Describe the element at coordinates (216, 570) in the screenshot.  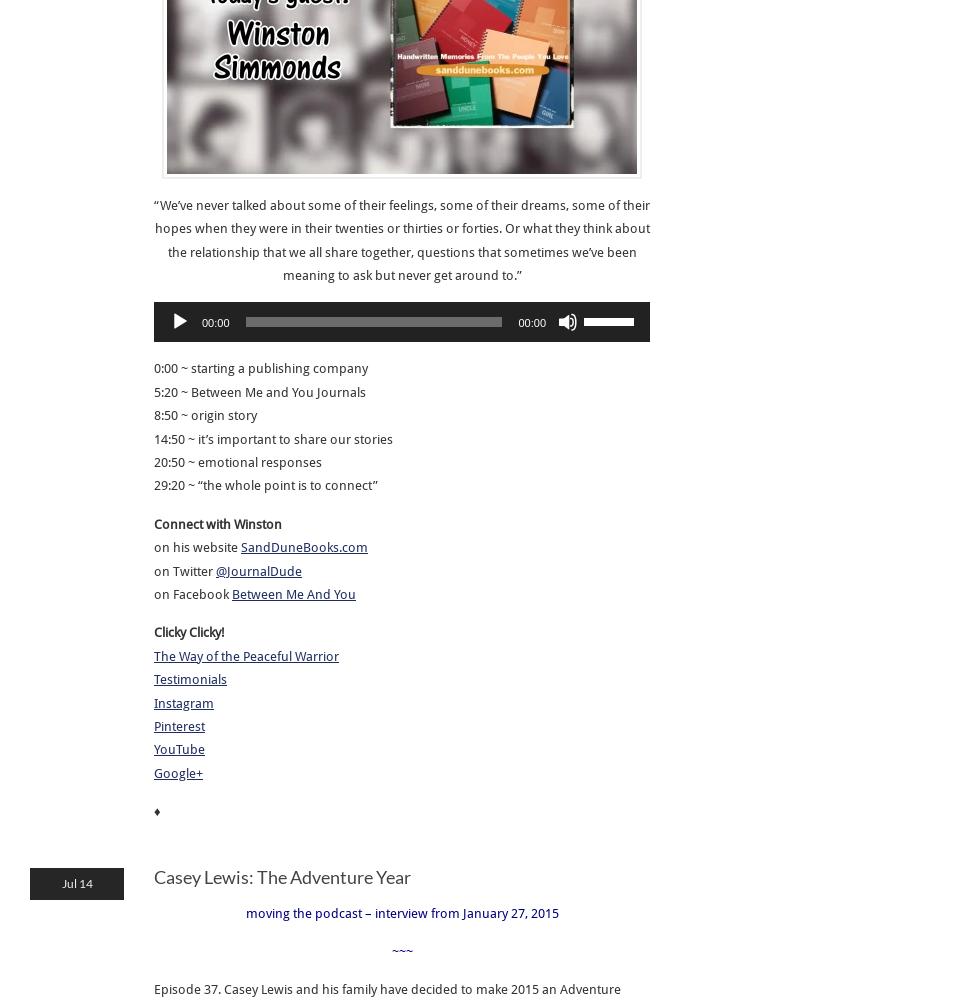
I see `'@JournalDude'` at that location.